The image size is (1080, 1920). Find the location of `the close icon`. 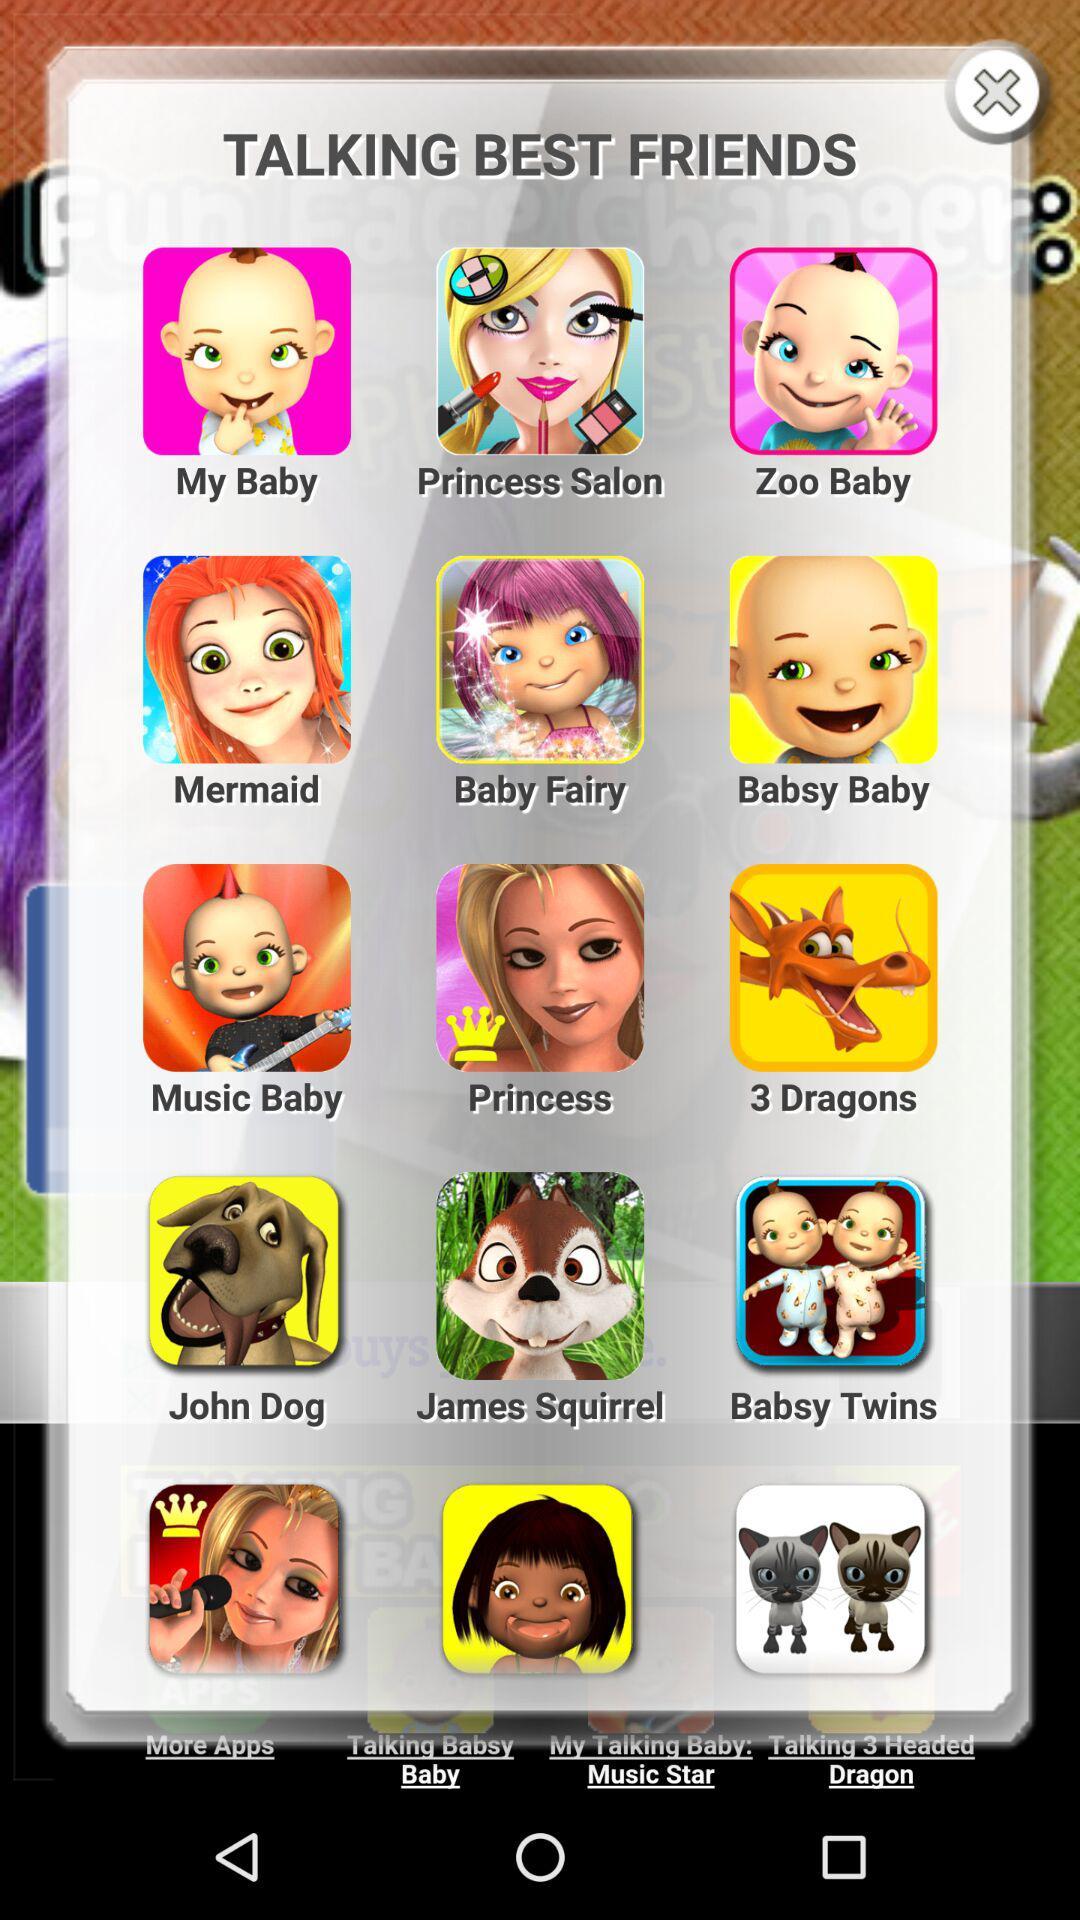

the close icon is located at coordinates (1001, 100).